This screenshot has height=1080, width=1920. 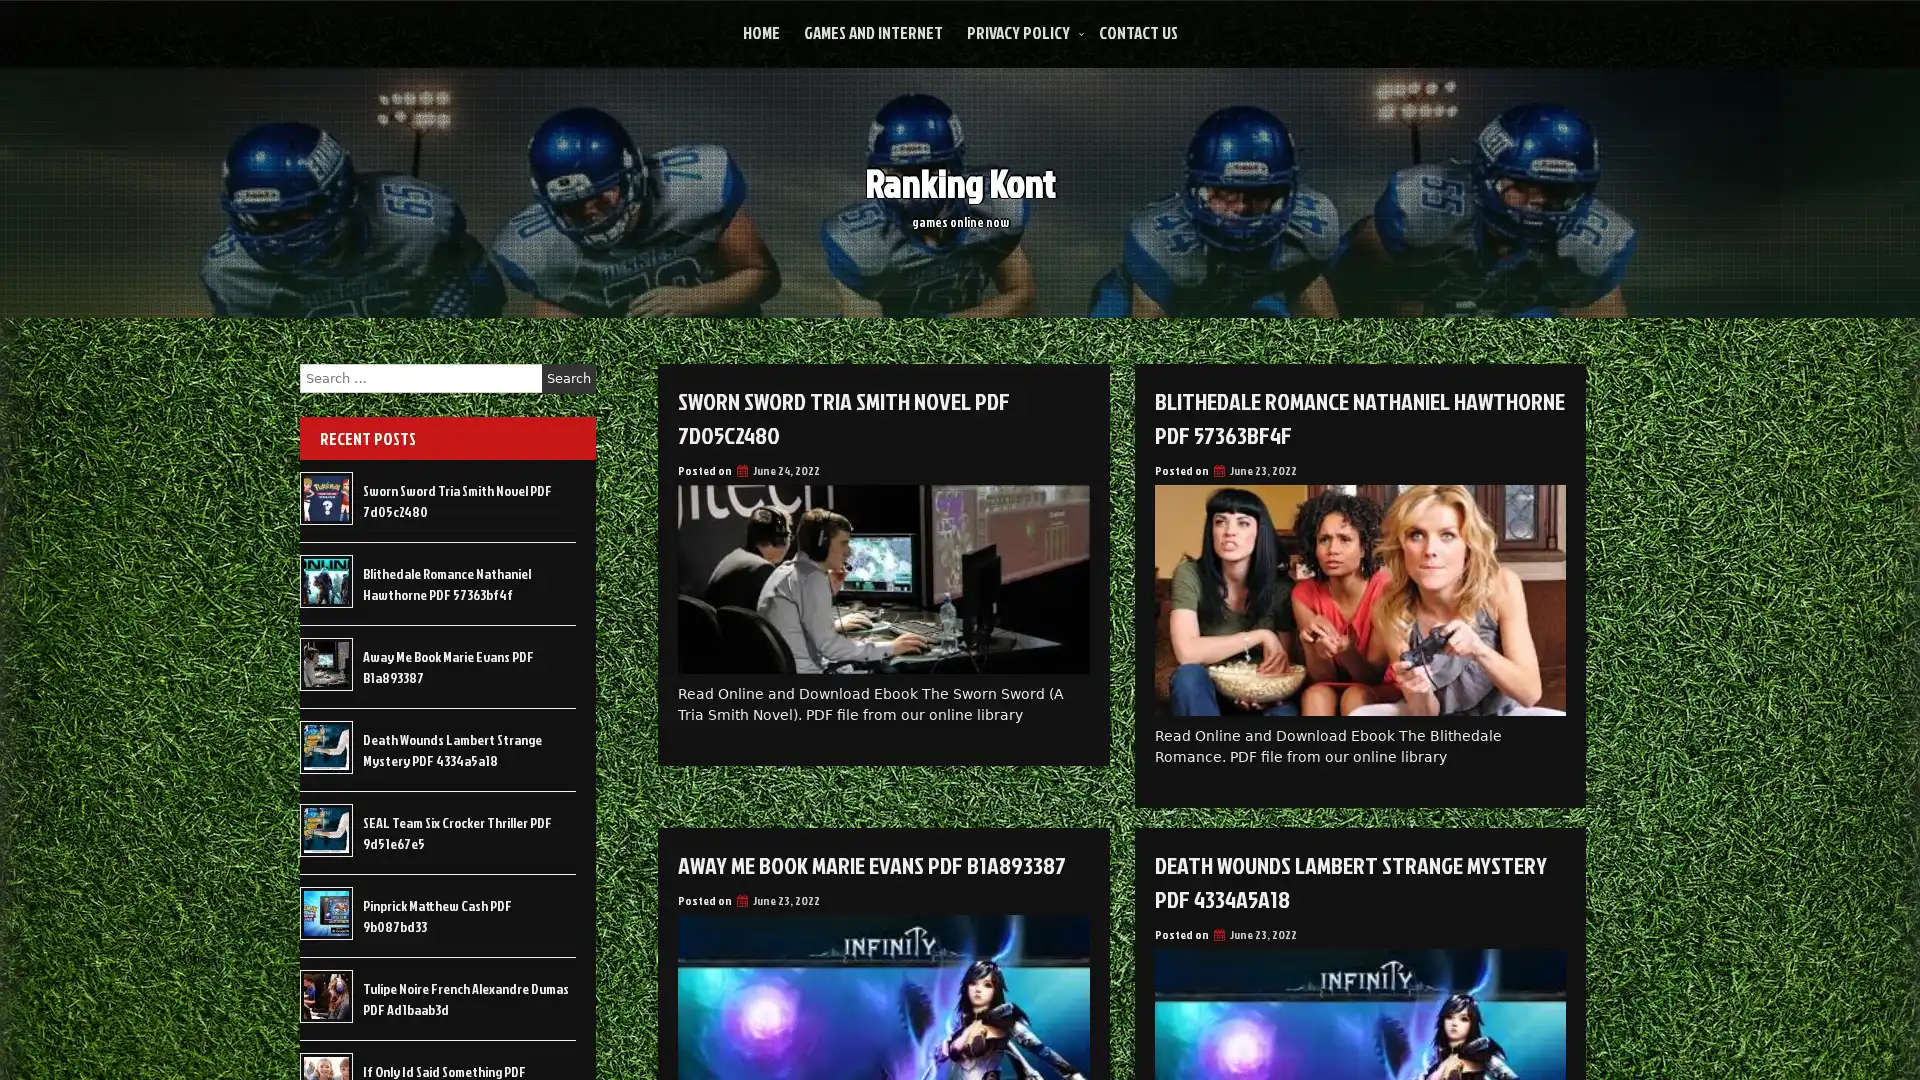 What do you see at coordinates (568, 378) in the screenshot?
I see `Search` at bounding box center [568, 378].